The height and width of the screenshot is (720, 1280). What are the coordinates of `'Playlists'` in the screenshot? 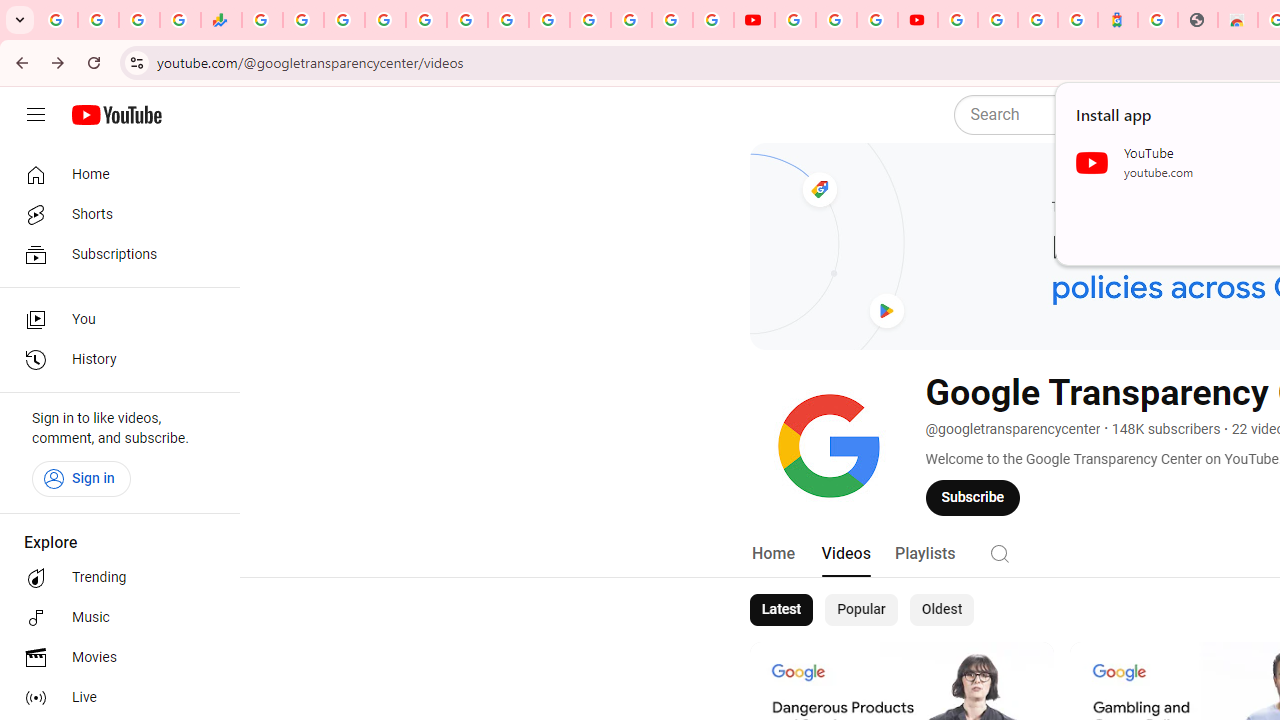 It's located at (923, 553).